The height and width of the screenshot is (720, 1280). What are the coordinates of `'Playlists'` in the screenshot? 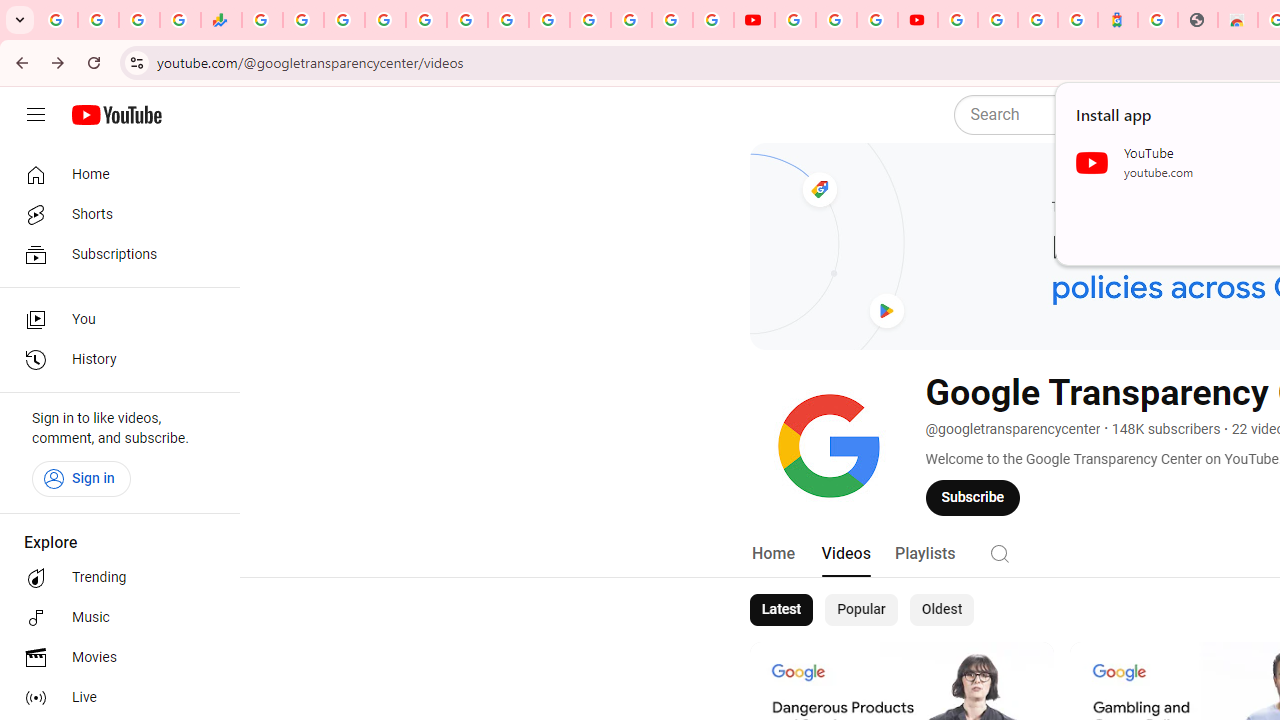 It's located at (923, 553).